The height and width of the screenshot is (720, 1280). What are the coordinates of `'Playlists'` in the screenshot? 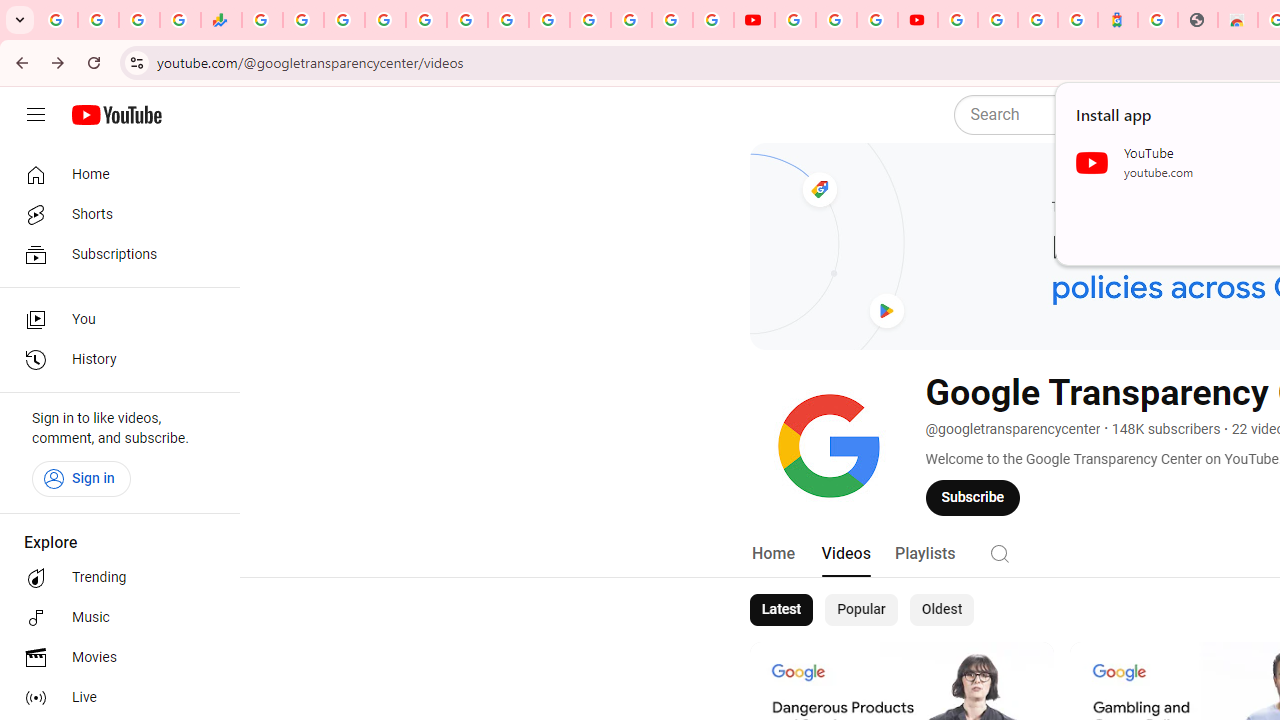 It's located at (923, 553).